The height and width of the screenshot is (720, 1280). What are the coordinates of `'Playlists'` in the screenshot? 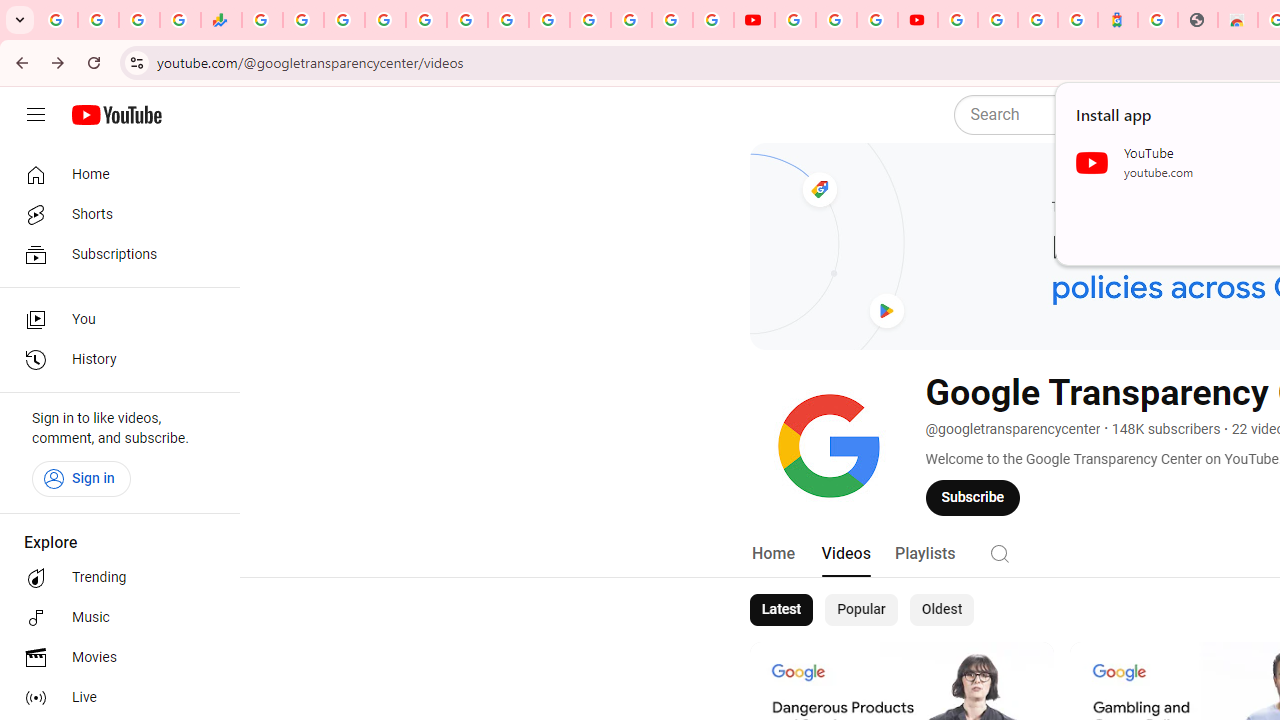 It's located at (923, 553).